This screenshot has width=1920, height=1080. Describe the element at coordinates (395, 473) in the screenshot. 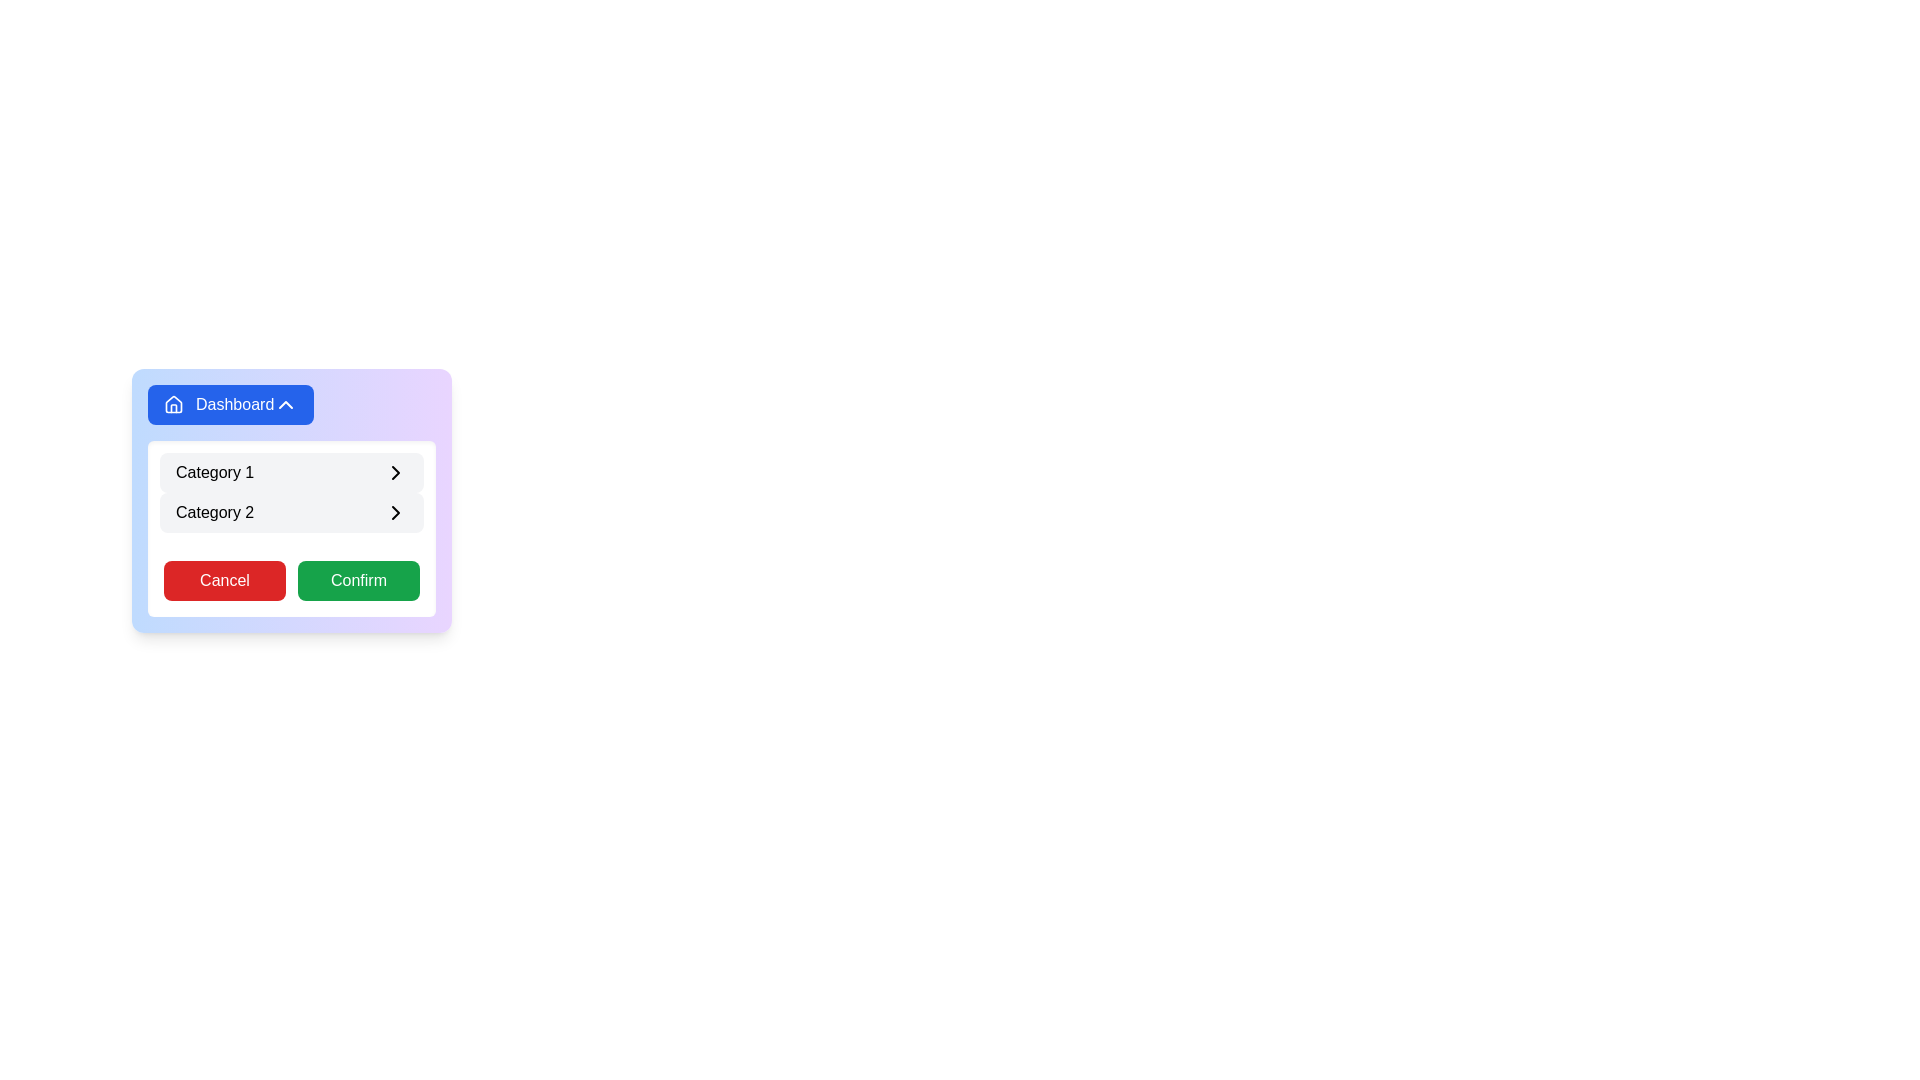

I see `the arrow icon located to the right of the 'Category 1' label` at that location.